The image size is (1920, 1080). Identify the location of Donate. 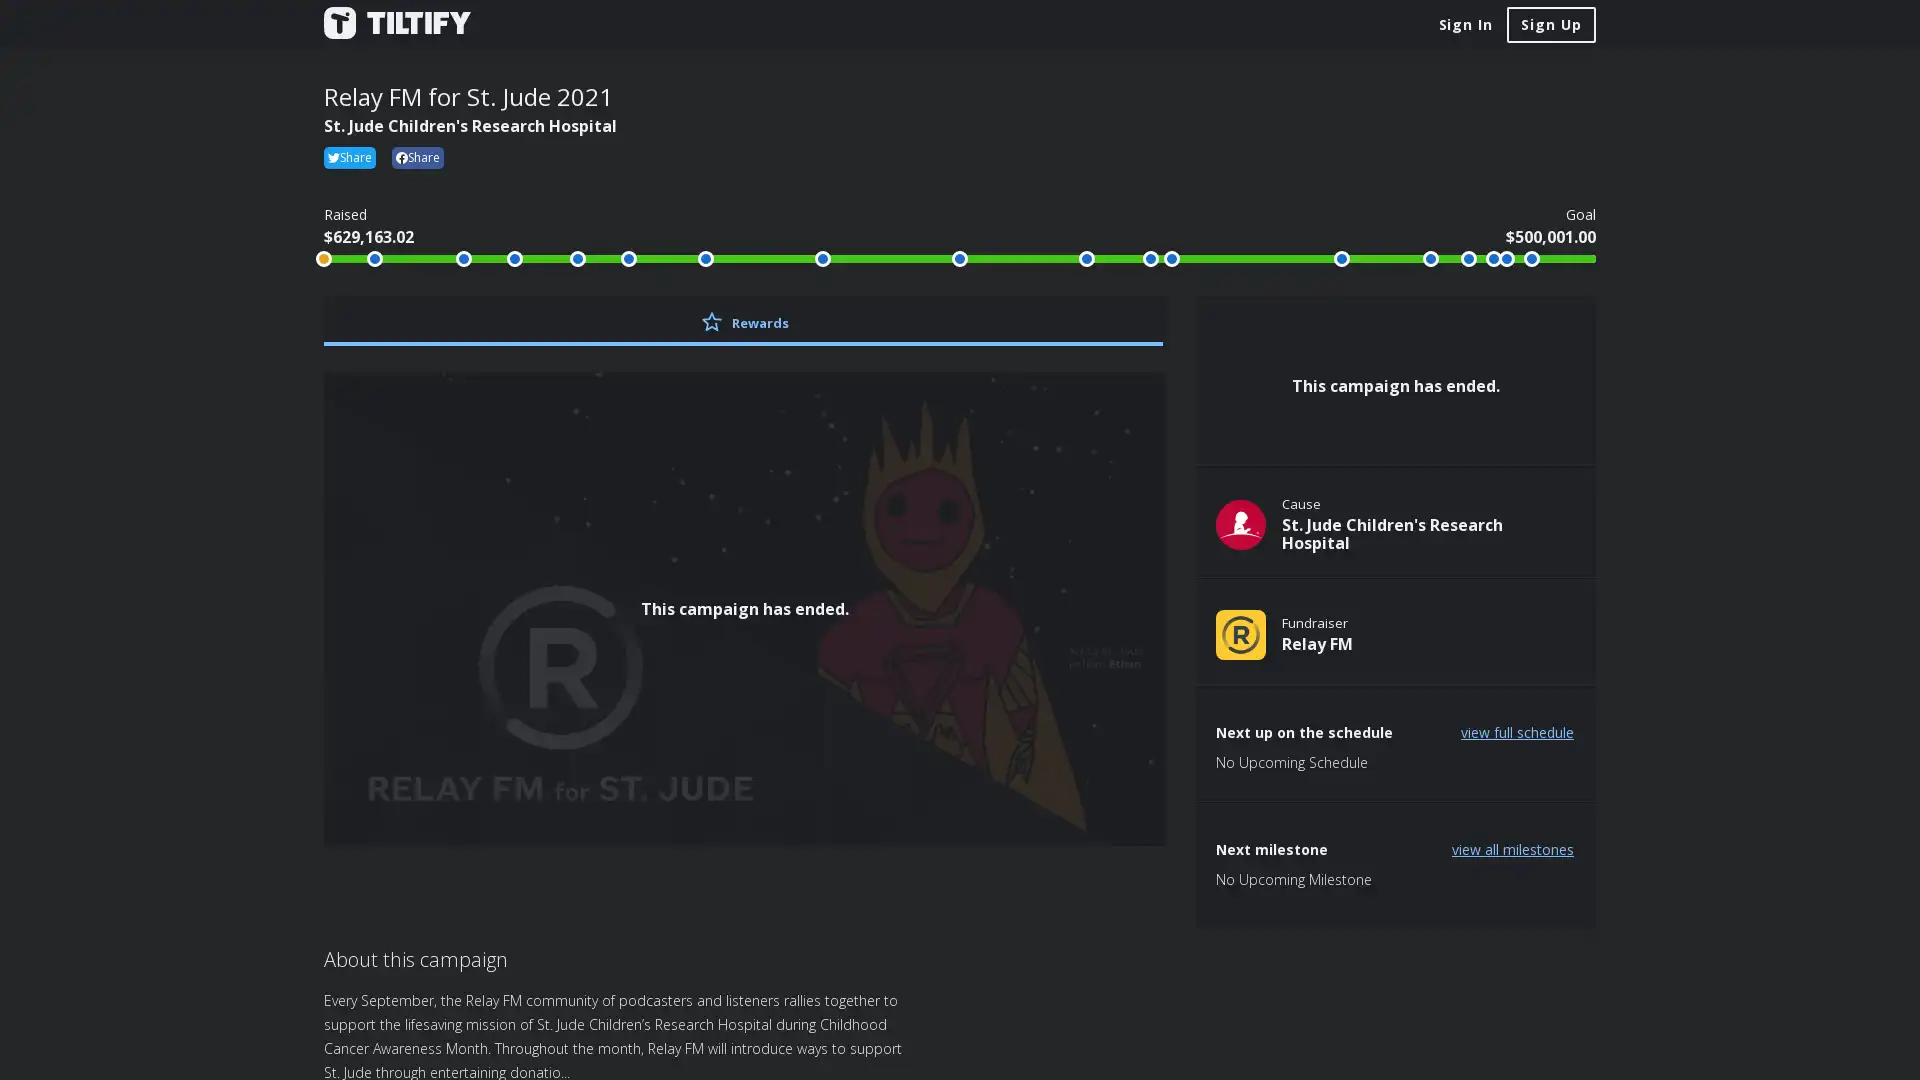
(1395, 334).